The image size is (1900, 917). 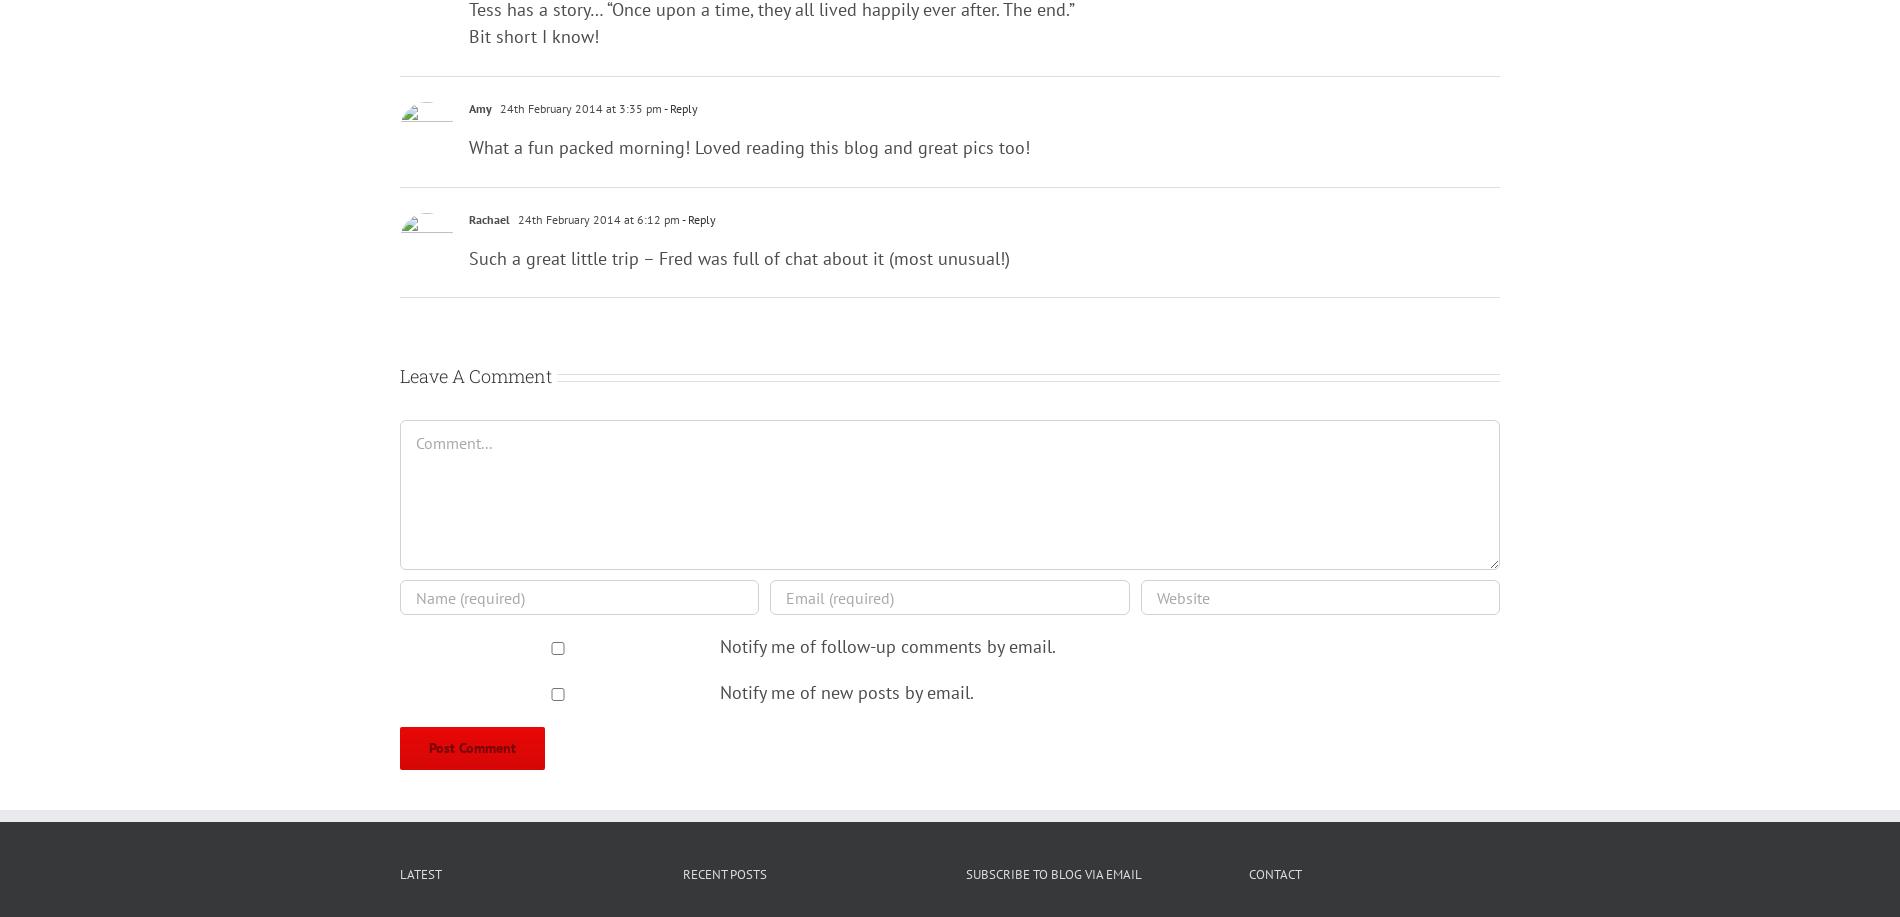 I want to click on 'Leave A Comment', so click(x=475, y=374).